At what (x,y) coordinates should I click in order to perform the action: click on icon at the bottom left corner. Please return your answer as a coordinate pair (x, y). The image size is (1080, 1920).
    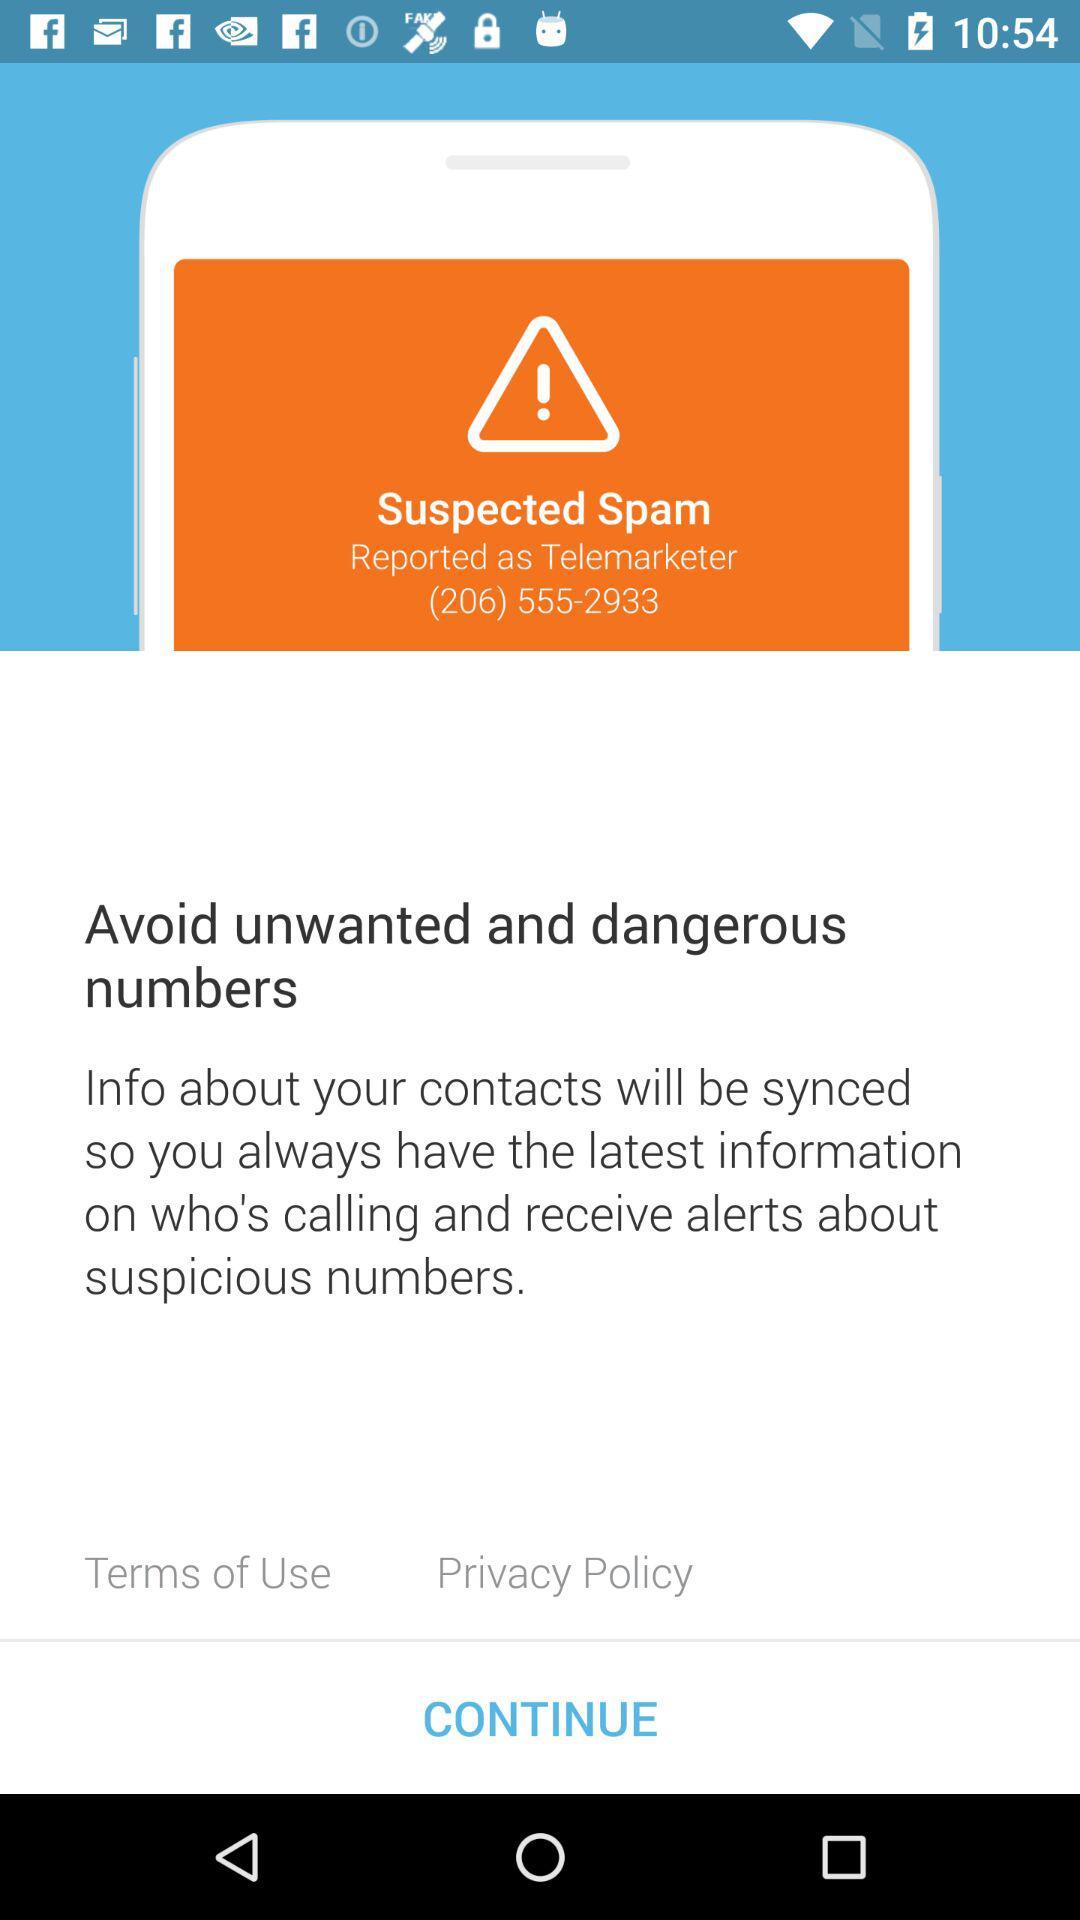
    Looking at the image, I should click on (207, 1570).